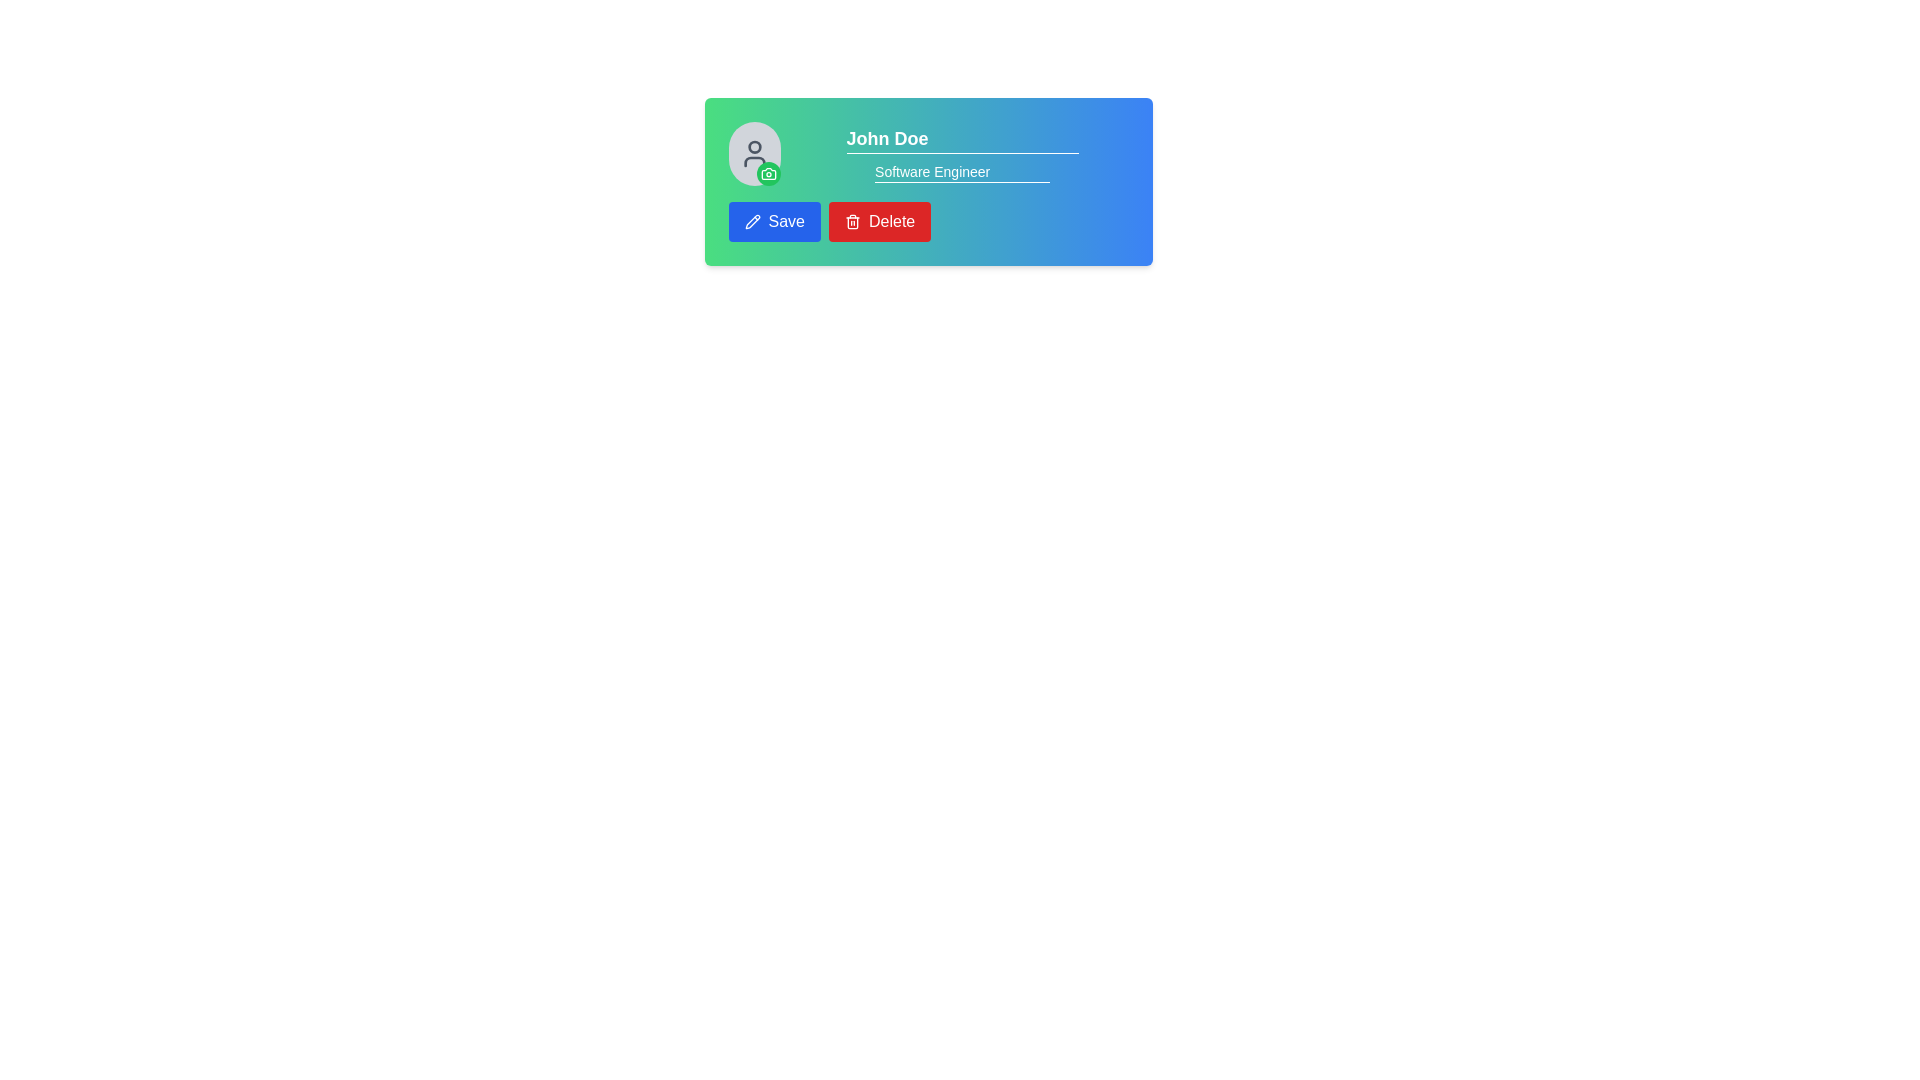 Image resolution: width=1920 pixels, height=1080 pixels. What do you see at coordinates (891, 222) in the screenshot?
I see `the red 'Delete' button with a trash can icon, positioned to the right of the 'Save' button` at bounding box center [891, 222].